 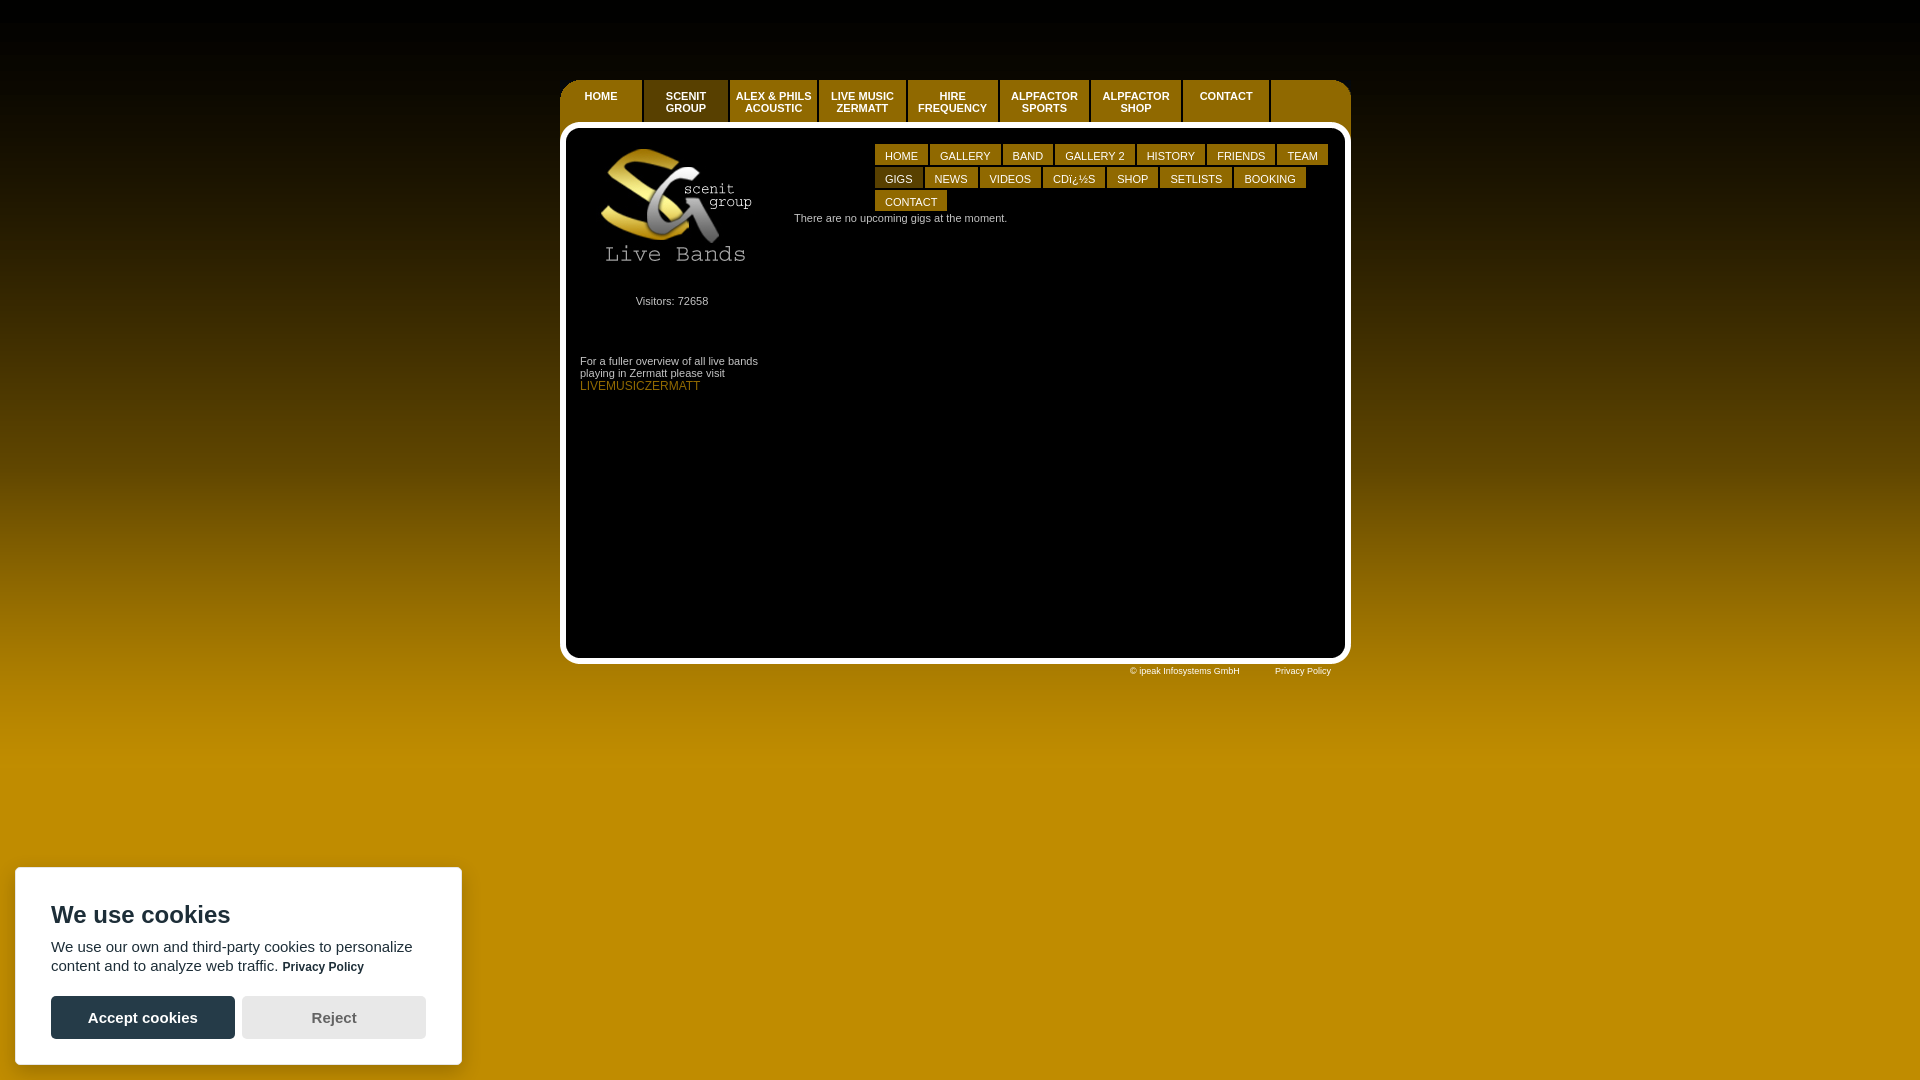 What do you see at coordinates (1196, 176) in the screenshot?
I see `'SETLISTS'` at bounding box center [1196, 176].